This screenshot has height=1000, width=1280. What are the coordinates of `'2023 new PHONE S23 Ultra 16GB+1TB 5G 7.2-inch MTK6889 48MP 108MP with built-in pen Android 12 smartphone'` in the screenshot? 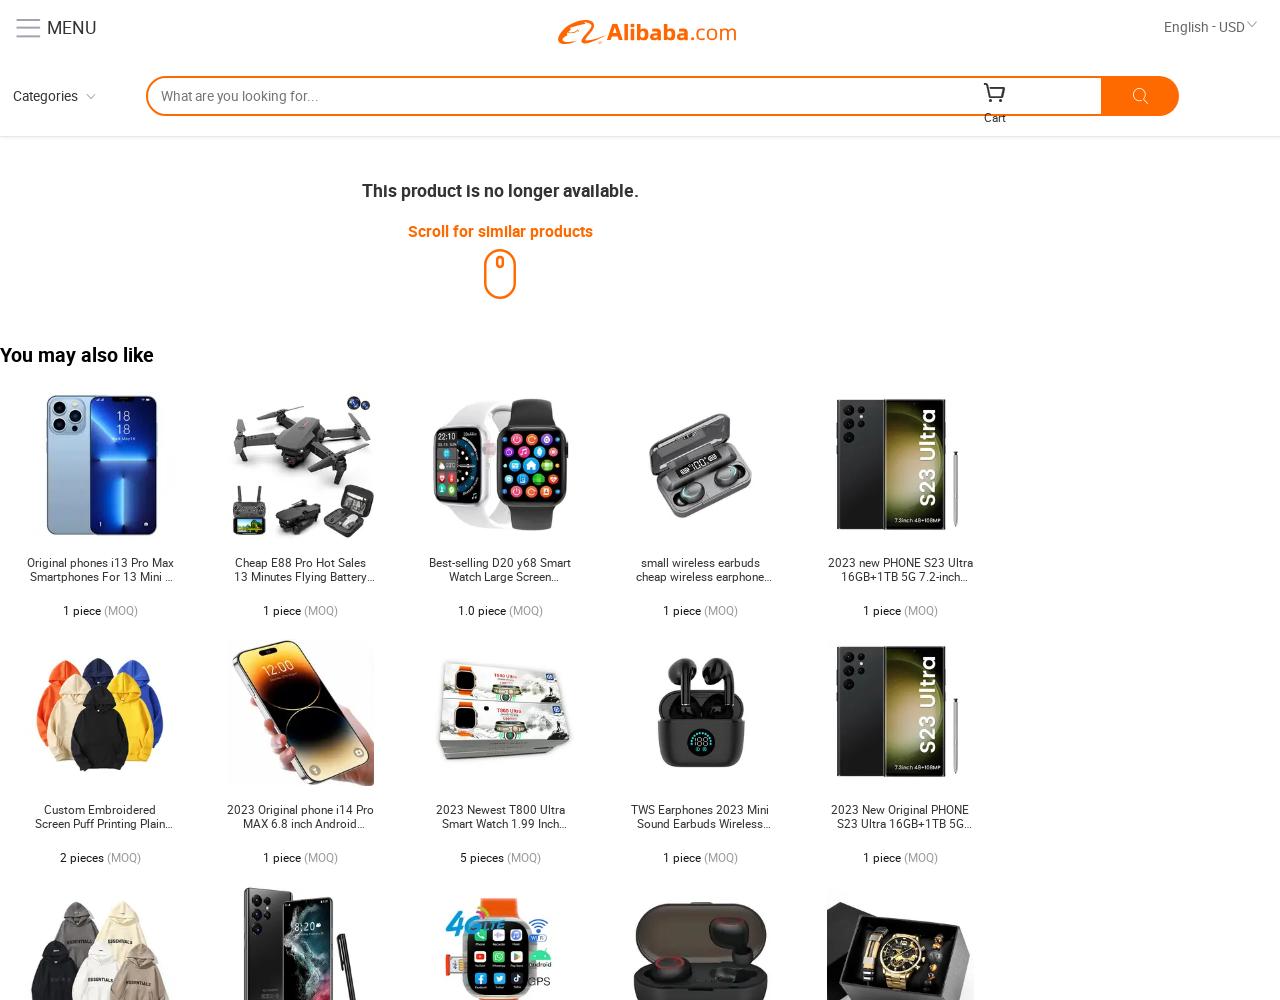 It's located at (898, 589).